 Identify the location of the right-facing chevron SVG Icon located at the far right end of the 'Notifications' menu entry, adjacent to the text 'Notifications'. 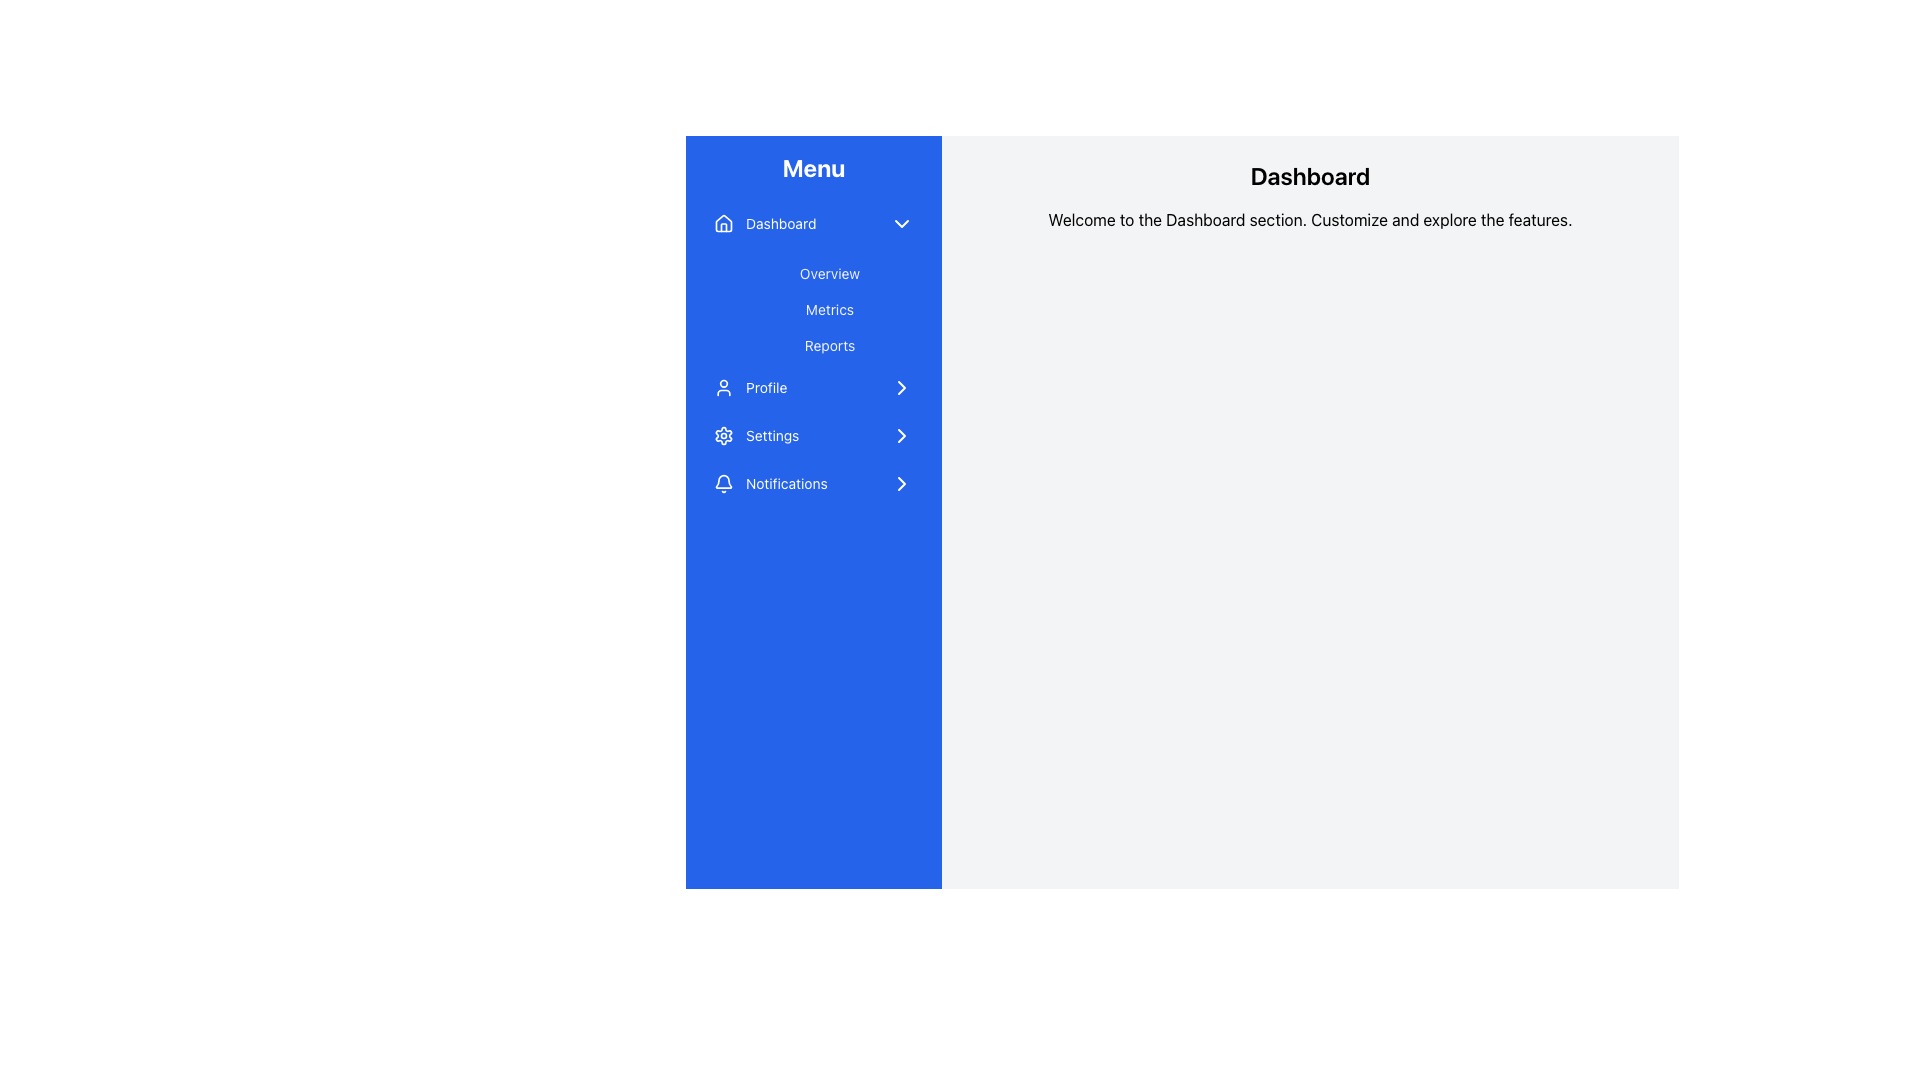
(901, 483).